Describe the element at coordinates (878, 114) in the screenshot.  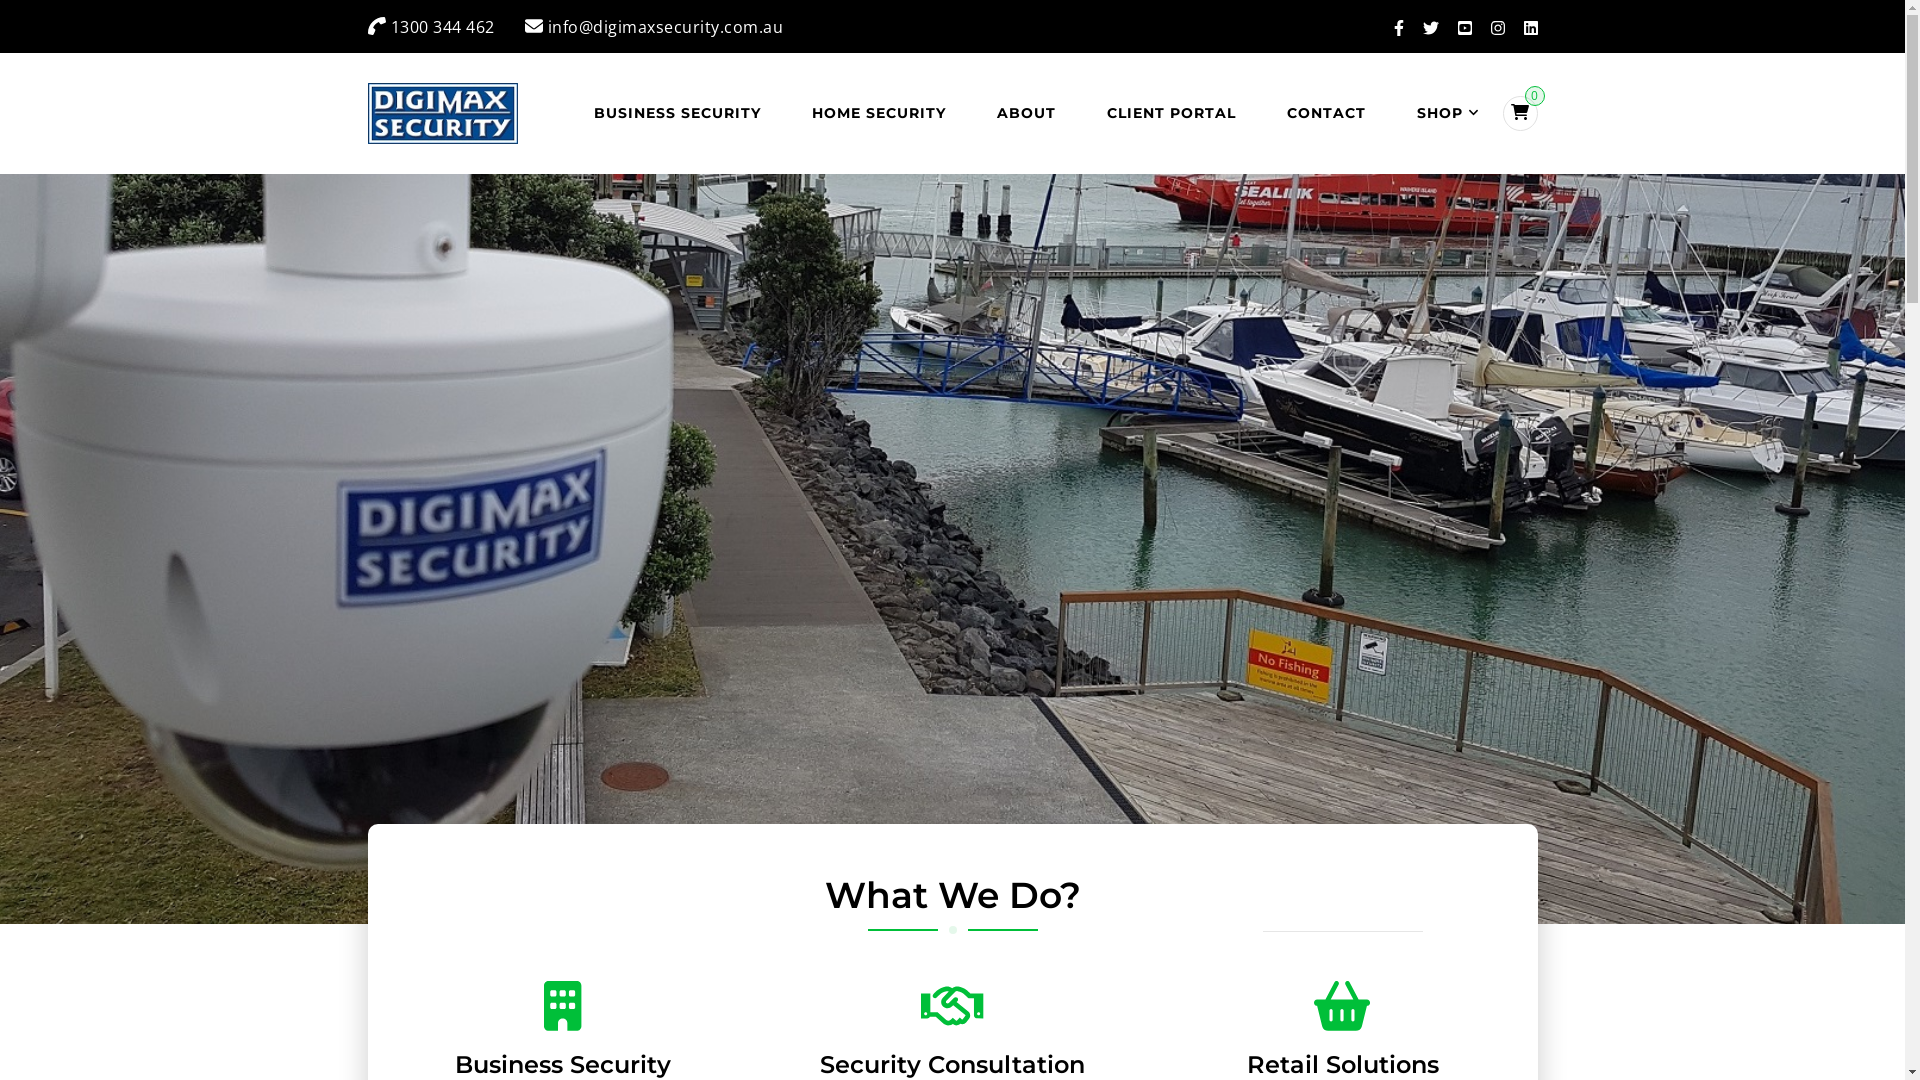
I see `'HOME SECURITY'` at that location.